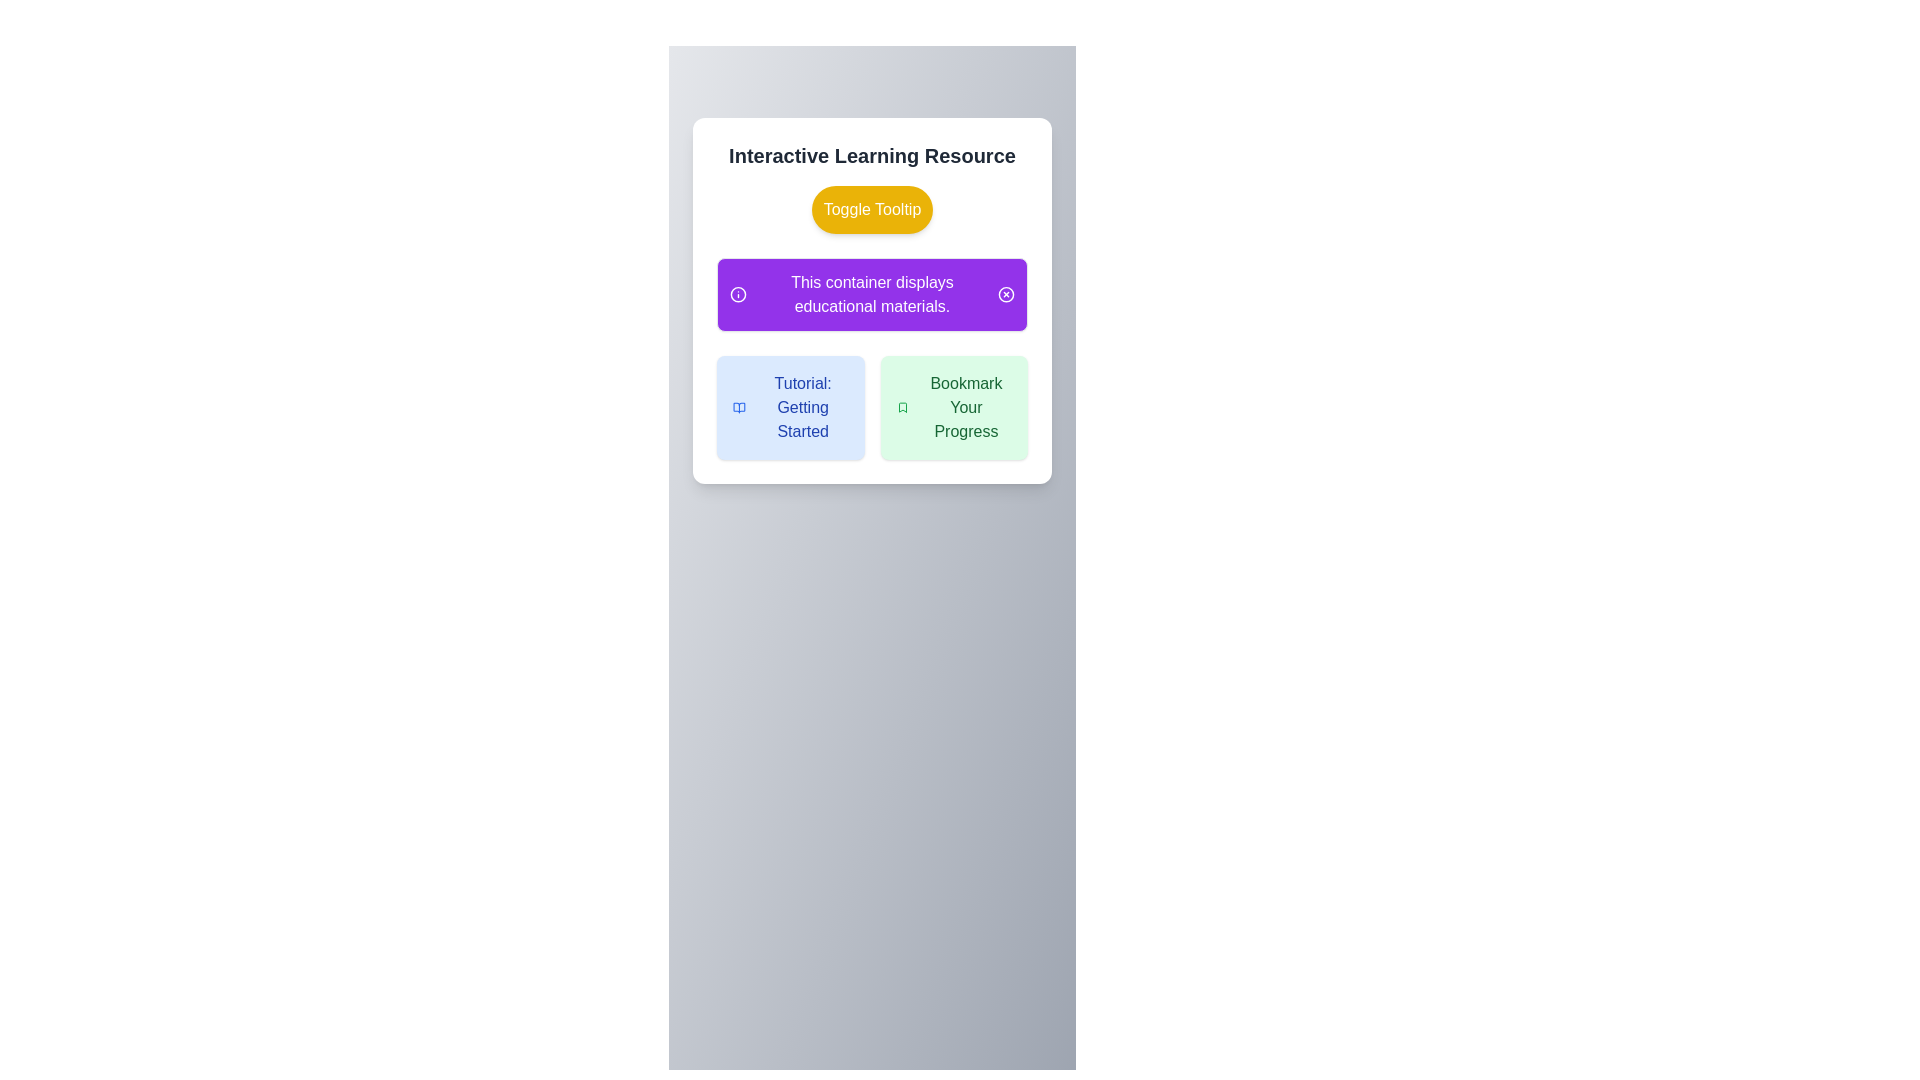  What do you see at coordinates (872, 209) in the screenshot?
I see `the yellow rounded button labeled 'Toggle Tooltip'` at bounding box center [872, 209].